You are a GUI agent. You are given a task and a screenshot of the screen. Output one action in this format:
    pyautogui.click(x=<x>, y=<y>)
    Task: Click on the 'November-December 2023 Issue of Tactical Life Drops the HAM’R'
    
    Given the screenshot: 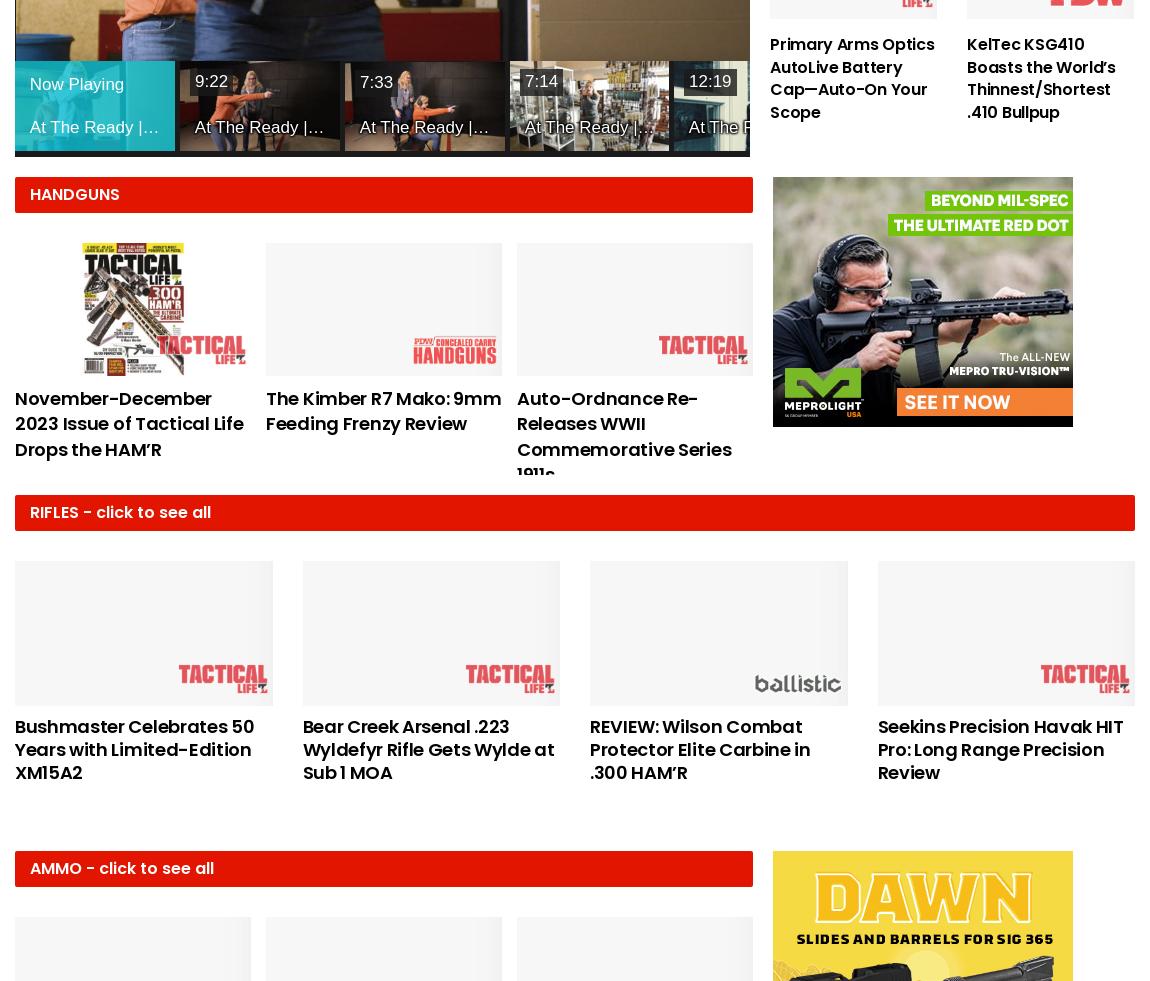 What is the action you would take?
    pyautogui.click(x=127, y=422)
    